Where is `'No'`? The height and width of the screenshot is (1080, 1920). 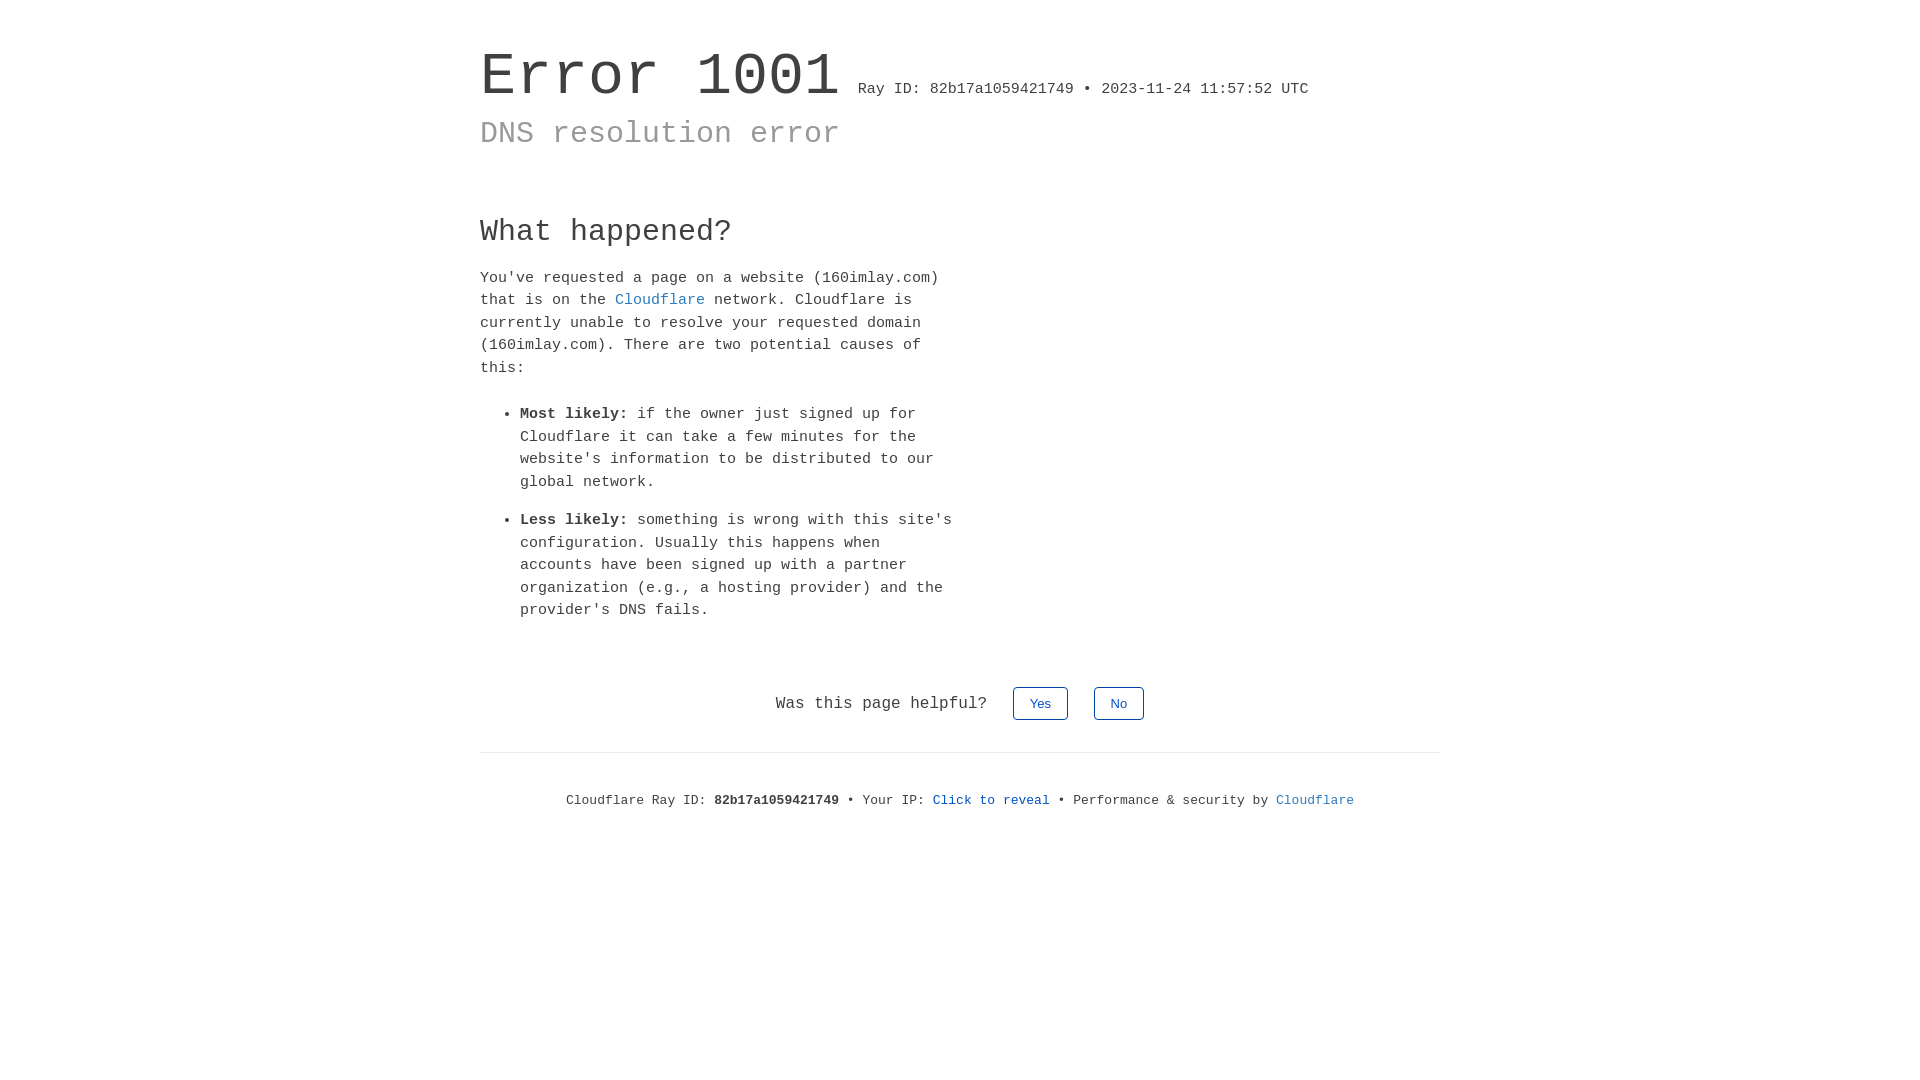
'No' is located at coordinates (1118, 701).